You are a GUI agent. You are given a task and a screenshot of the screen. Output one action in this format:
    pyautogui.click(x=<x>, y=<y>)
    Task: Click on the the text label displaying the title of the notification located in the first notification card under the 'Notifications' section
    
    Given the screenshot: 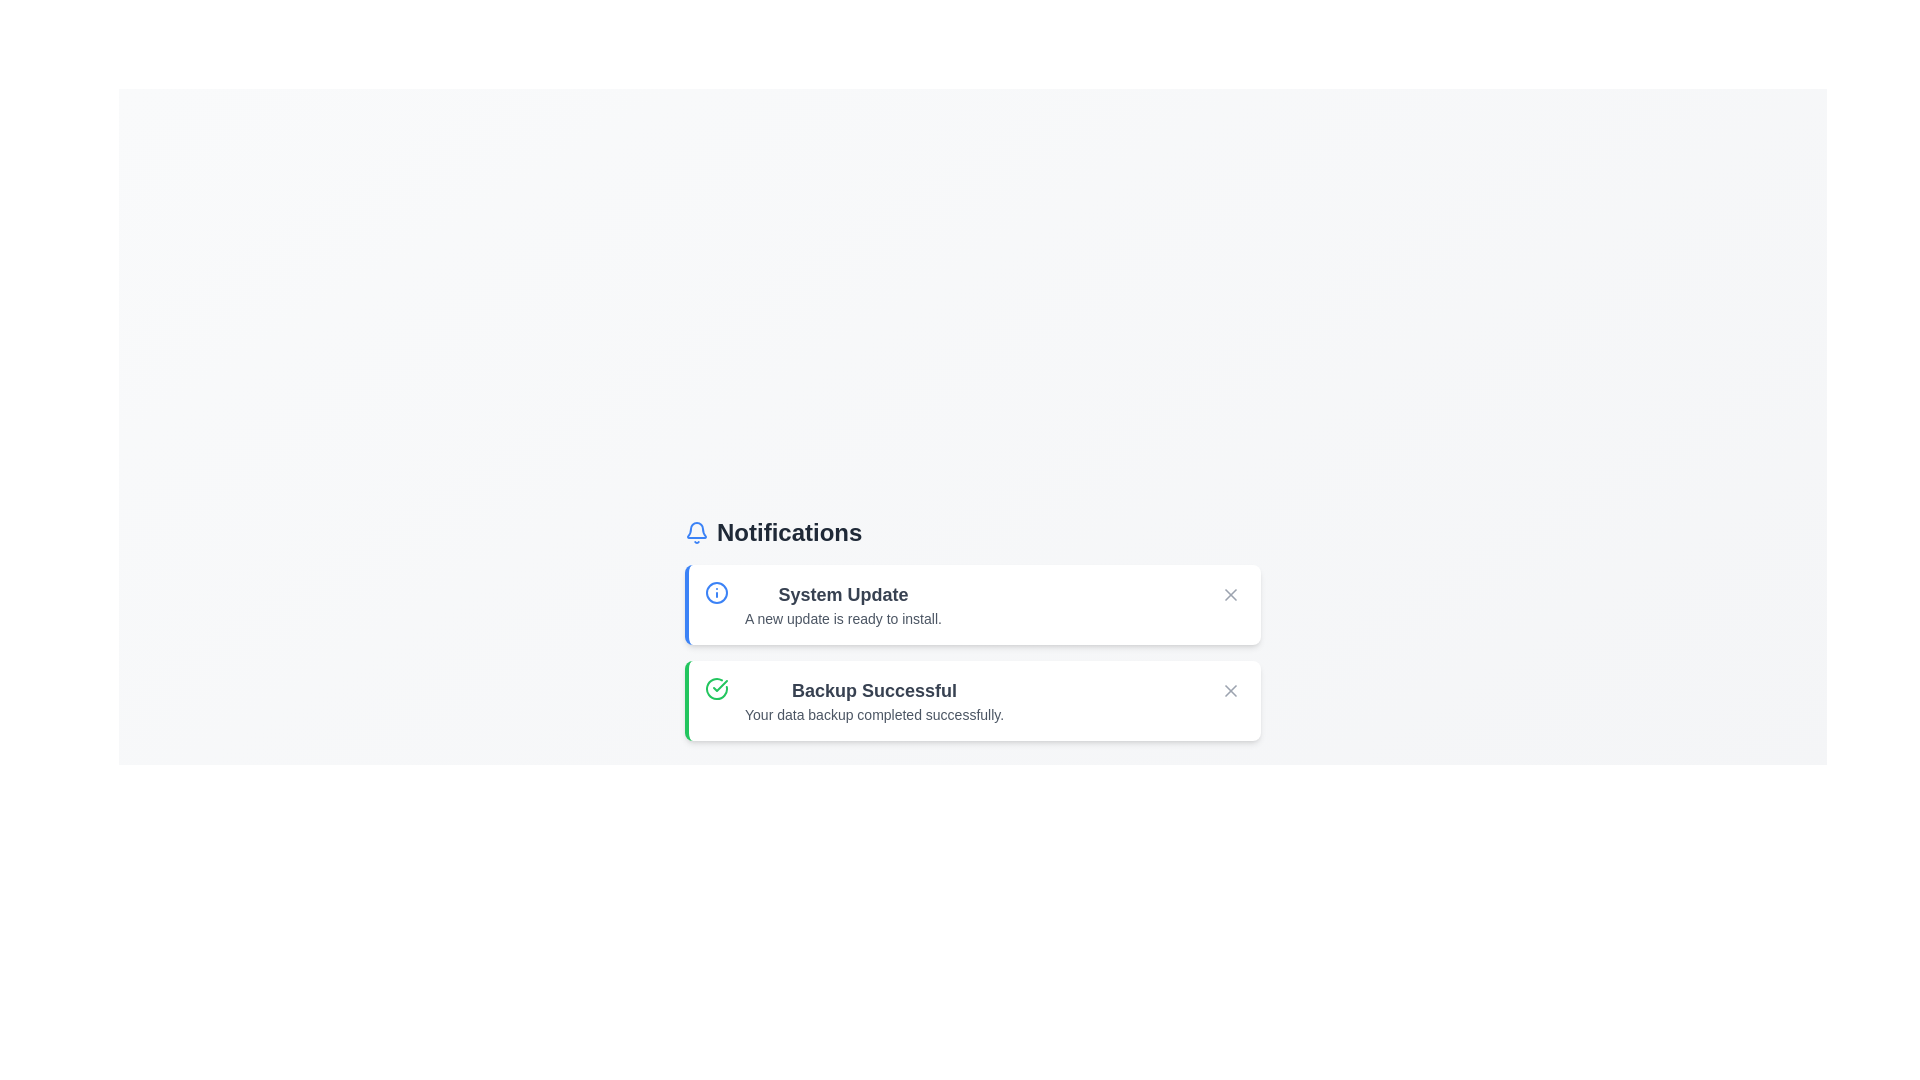 What is the action you would take?
    pyautogui.click(x=843, y=593)
    